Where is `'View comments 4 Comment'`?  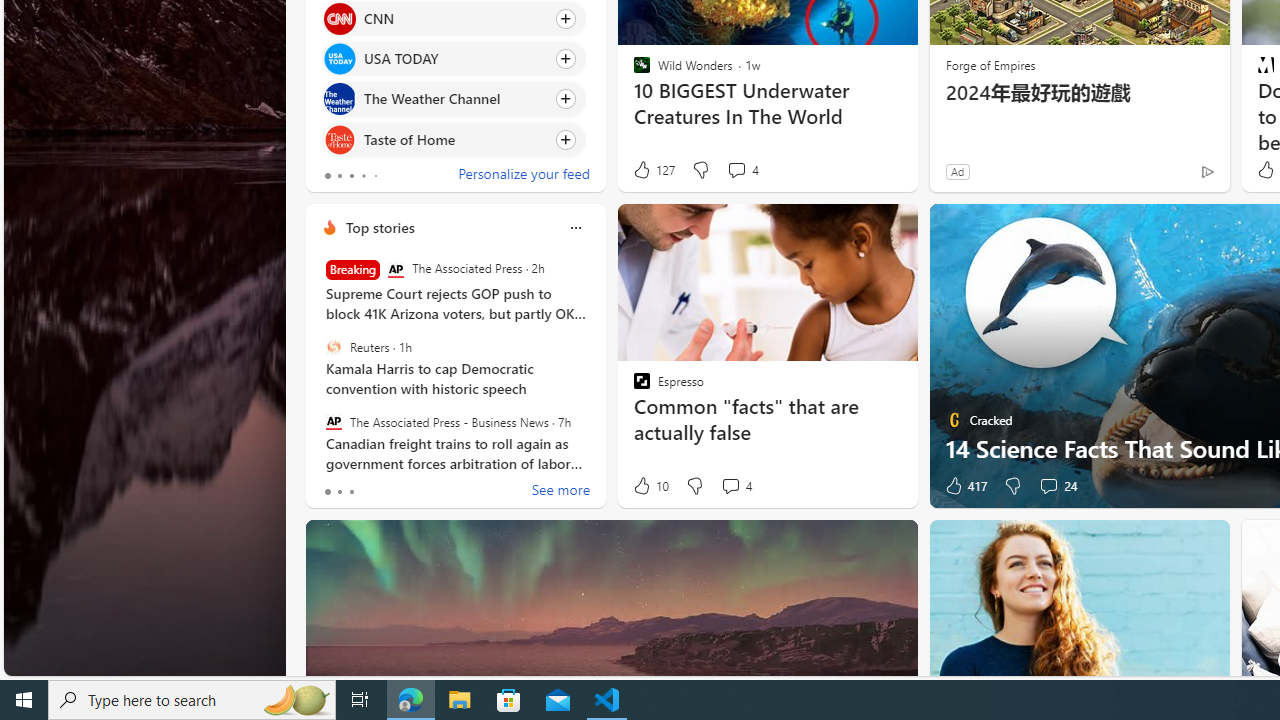
'View comments 4 Comment' is located at coordinates (729, 486).